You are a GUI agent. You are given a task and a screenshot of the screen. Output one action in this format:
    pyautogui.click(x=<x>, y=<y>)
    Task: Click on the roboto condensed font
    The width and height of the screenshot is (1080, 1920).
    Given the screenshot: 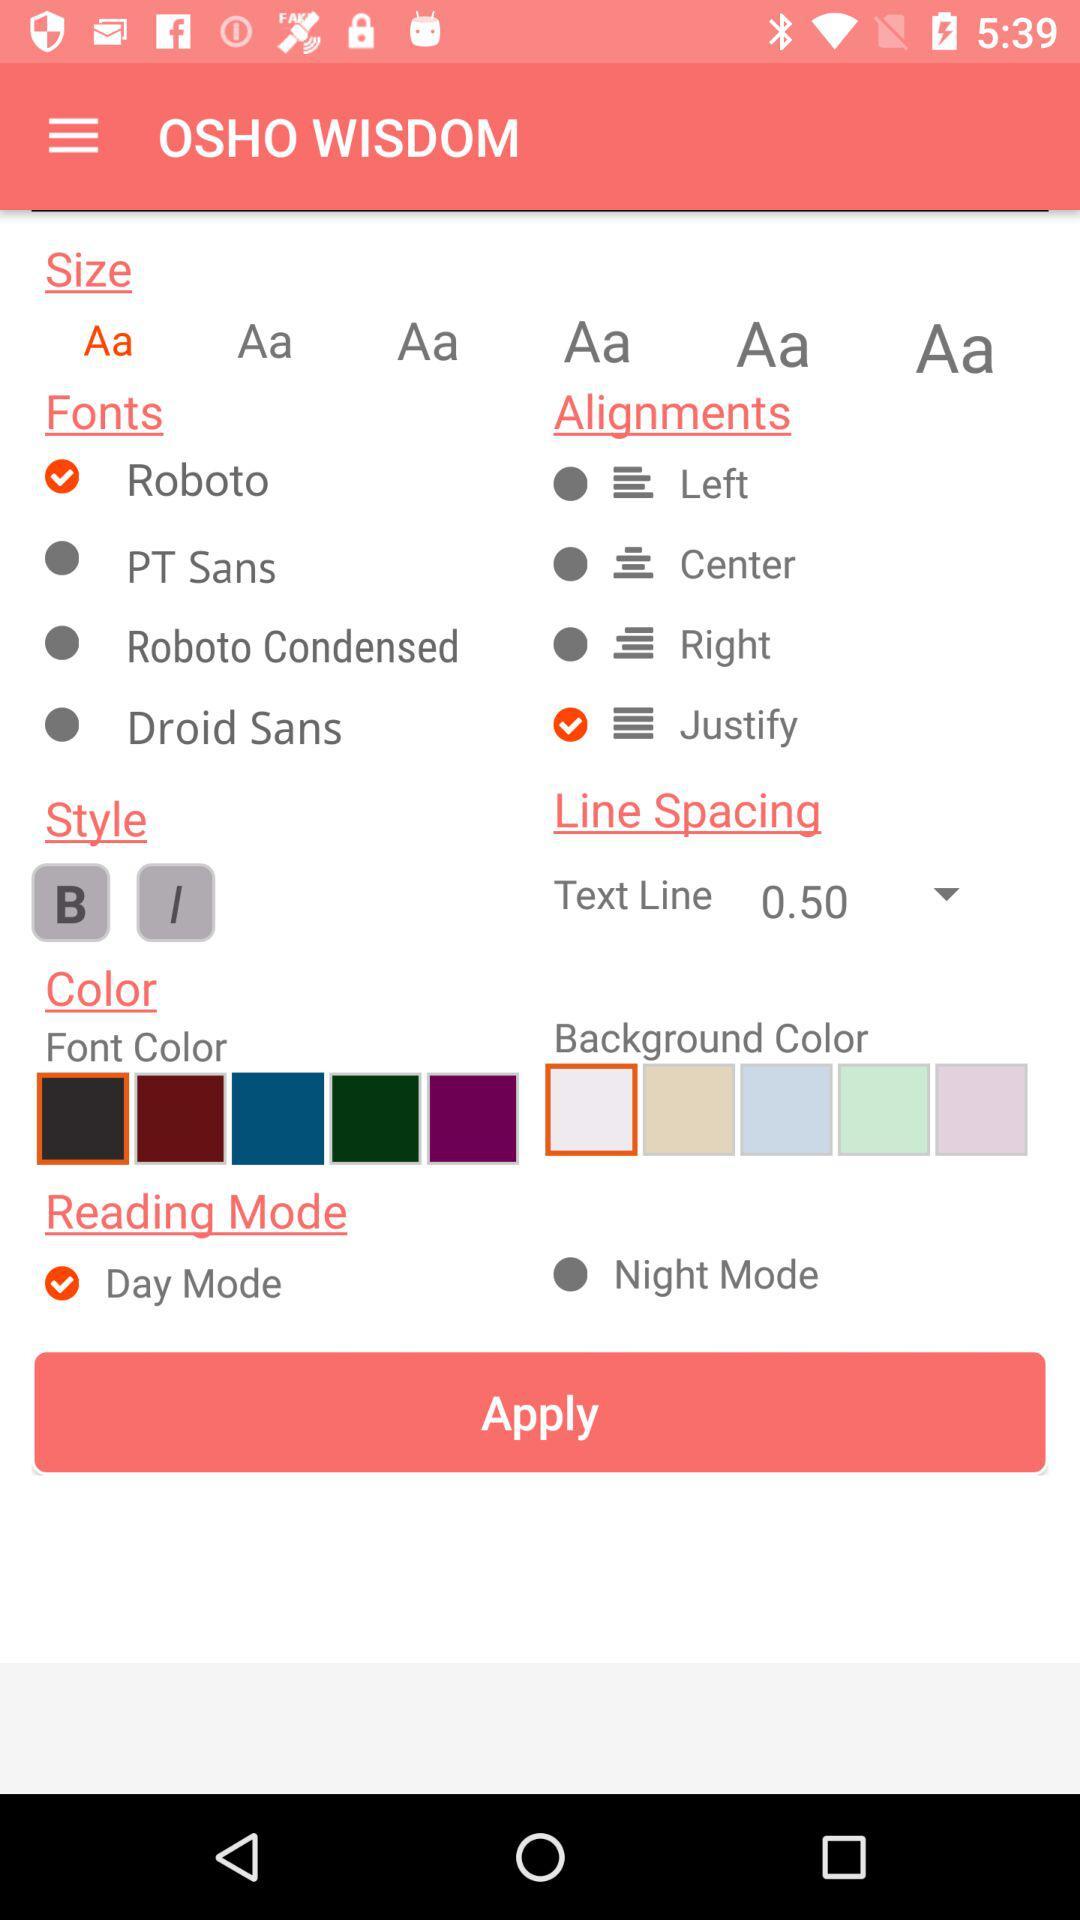 What is the action you would take?
    pyautogui.click(x=315, y=649)
    